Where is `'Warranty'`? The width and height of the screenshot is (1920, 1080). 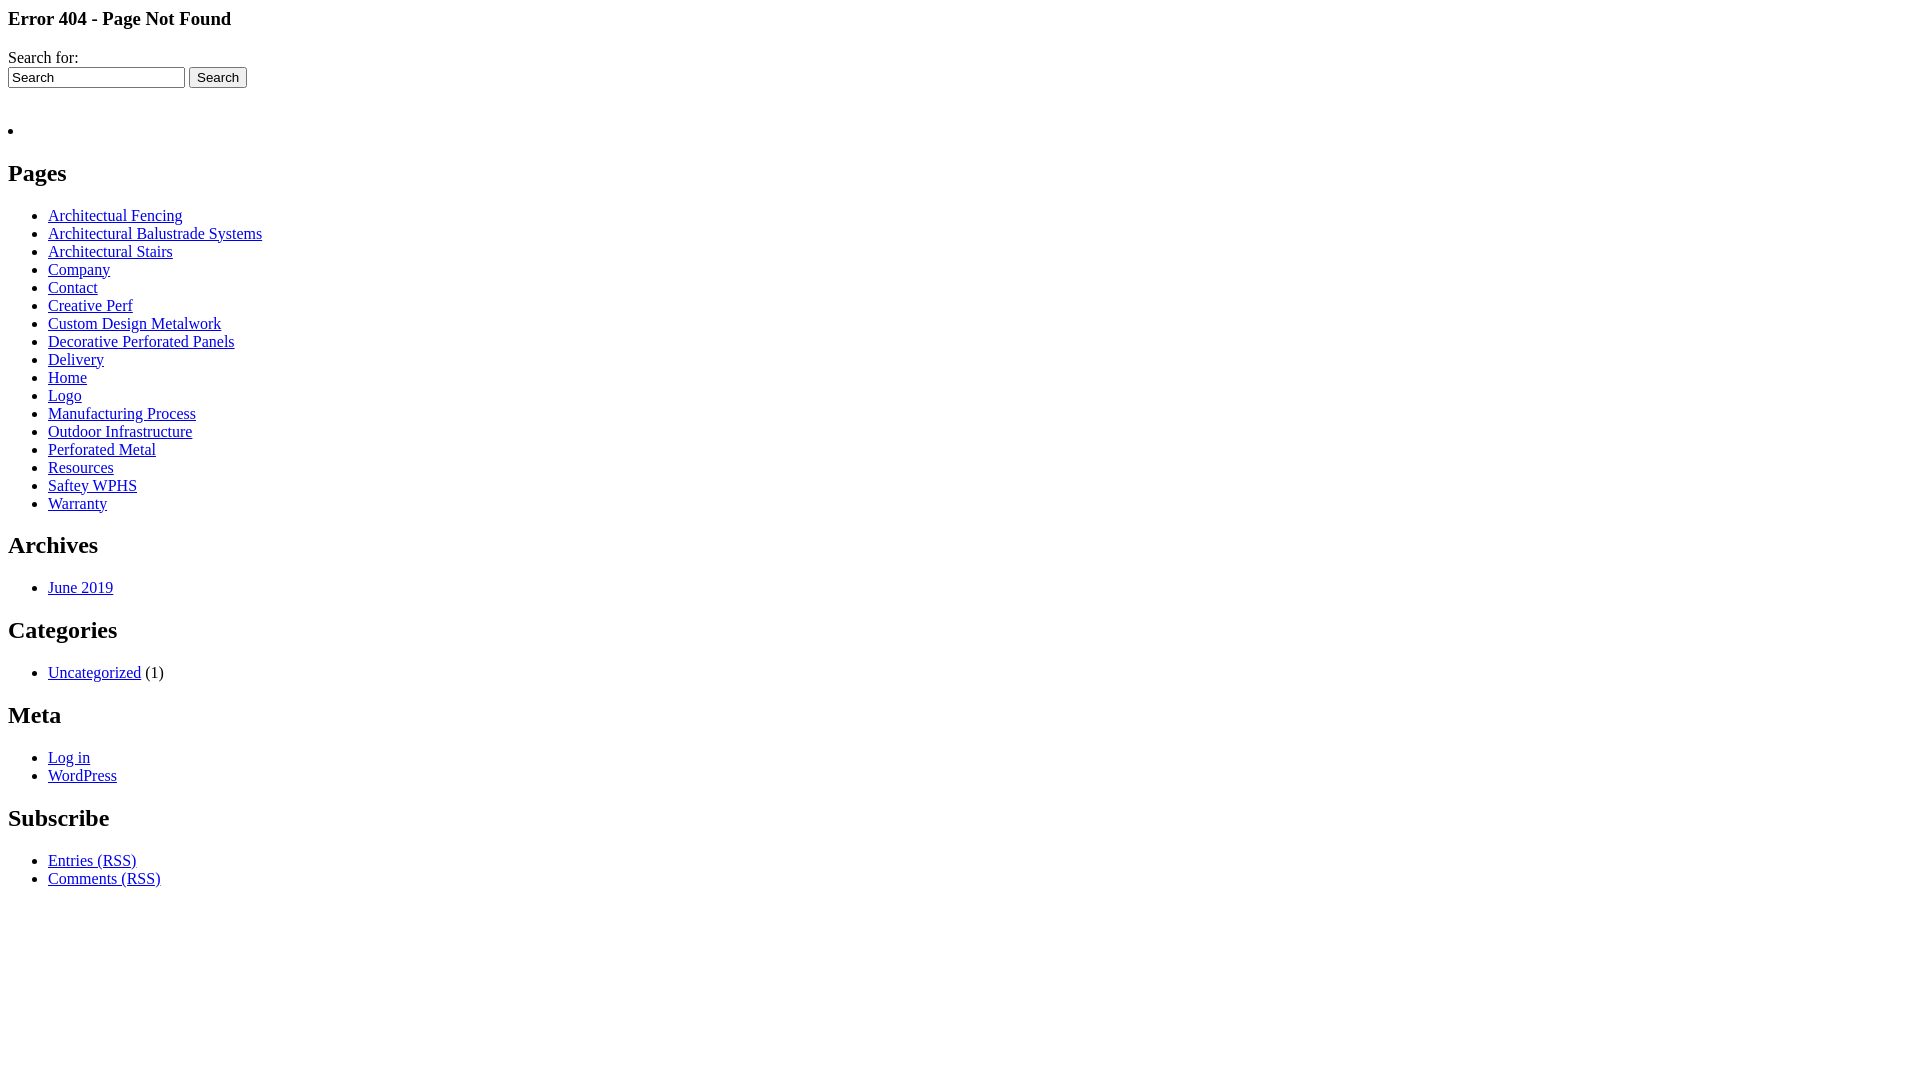
'Warranty' is located at coordinates (77, 502).